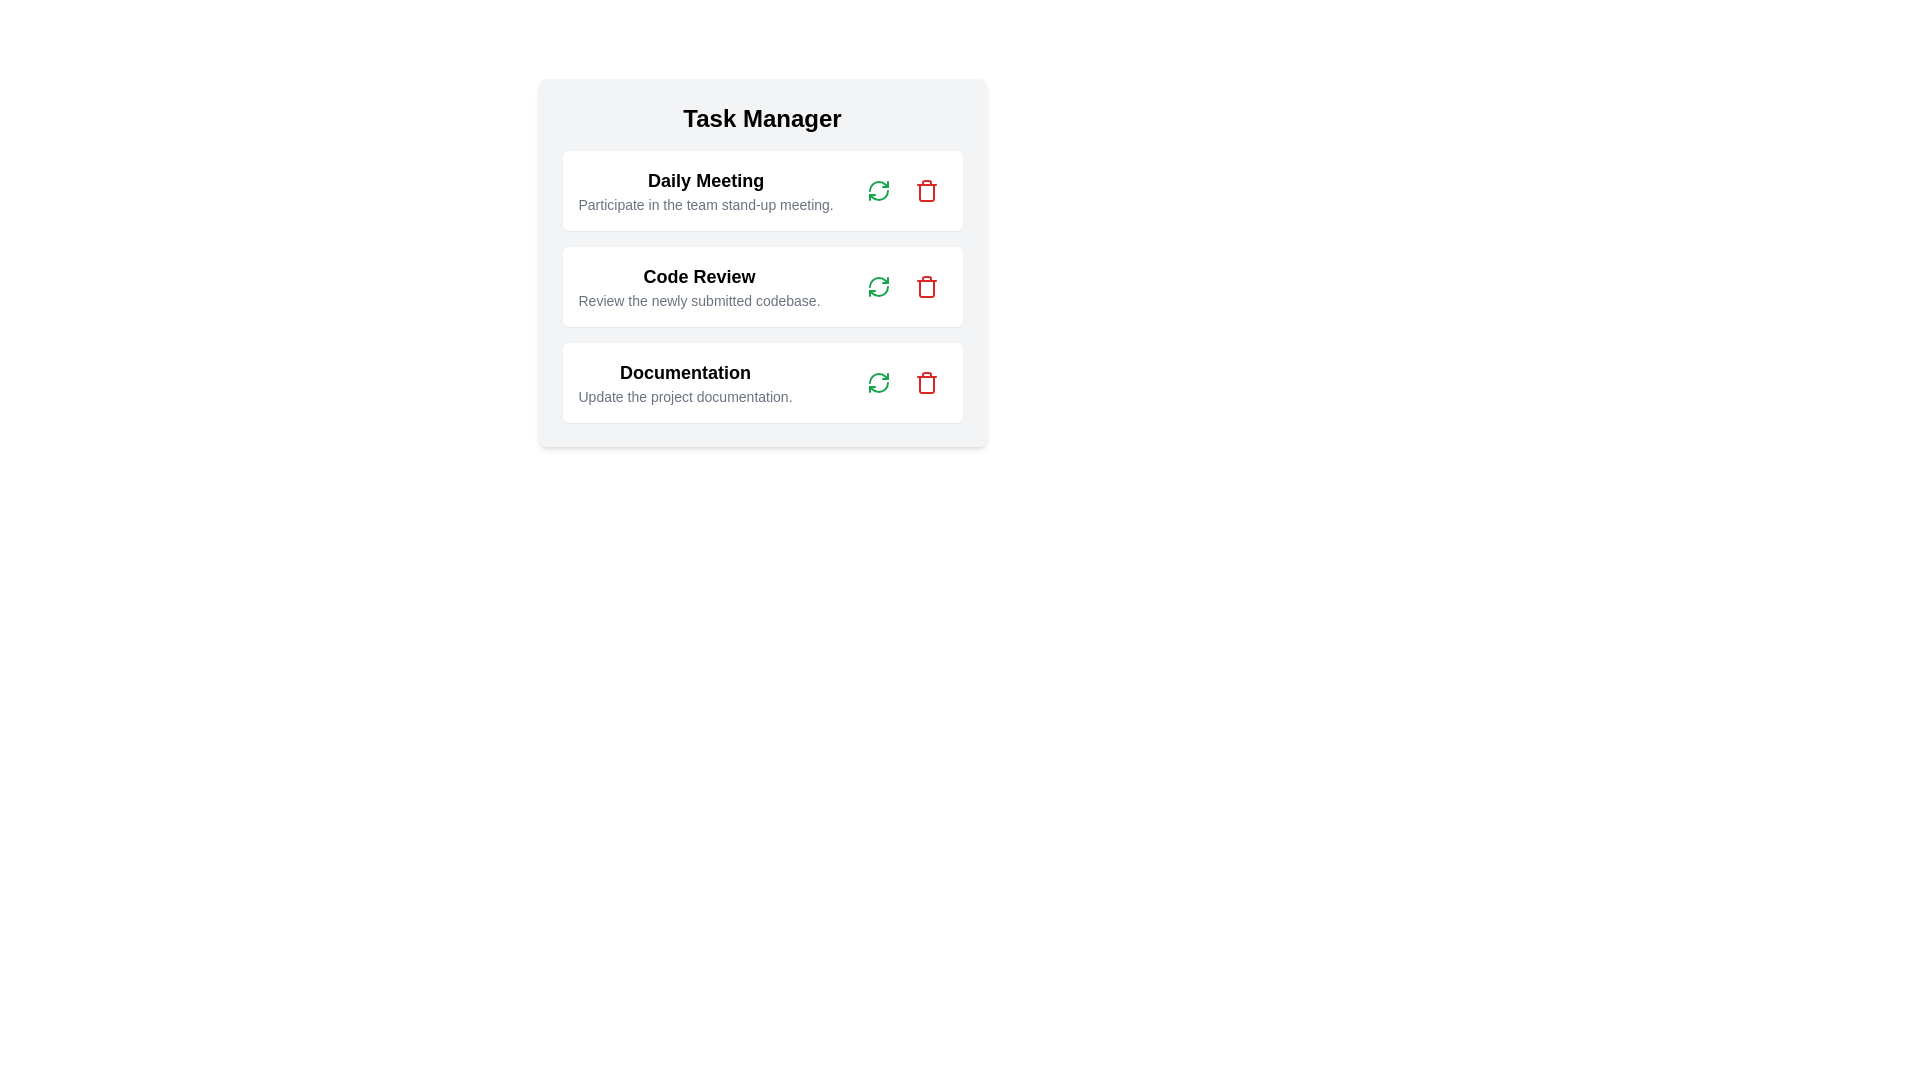 The width and height of the screenshot is (1920, 1080). Describe the element at coordinates (878, 286) in the screenshot. I see `the refresh button located in the second row under the 'Code Review' task, positioned directly to the right of the task description text and next to the delete icon` at that location.